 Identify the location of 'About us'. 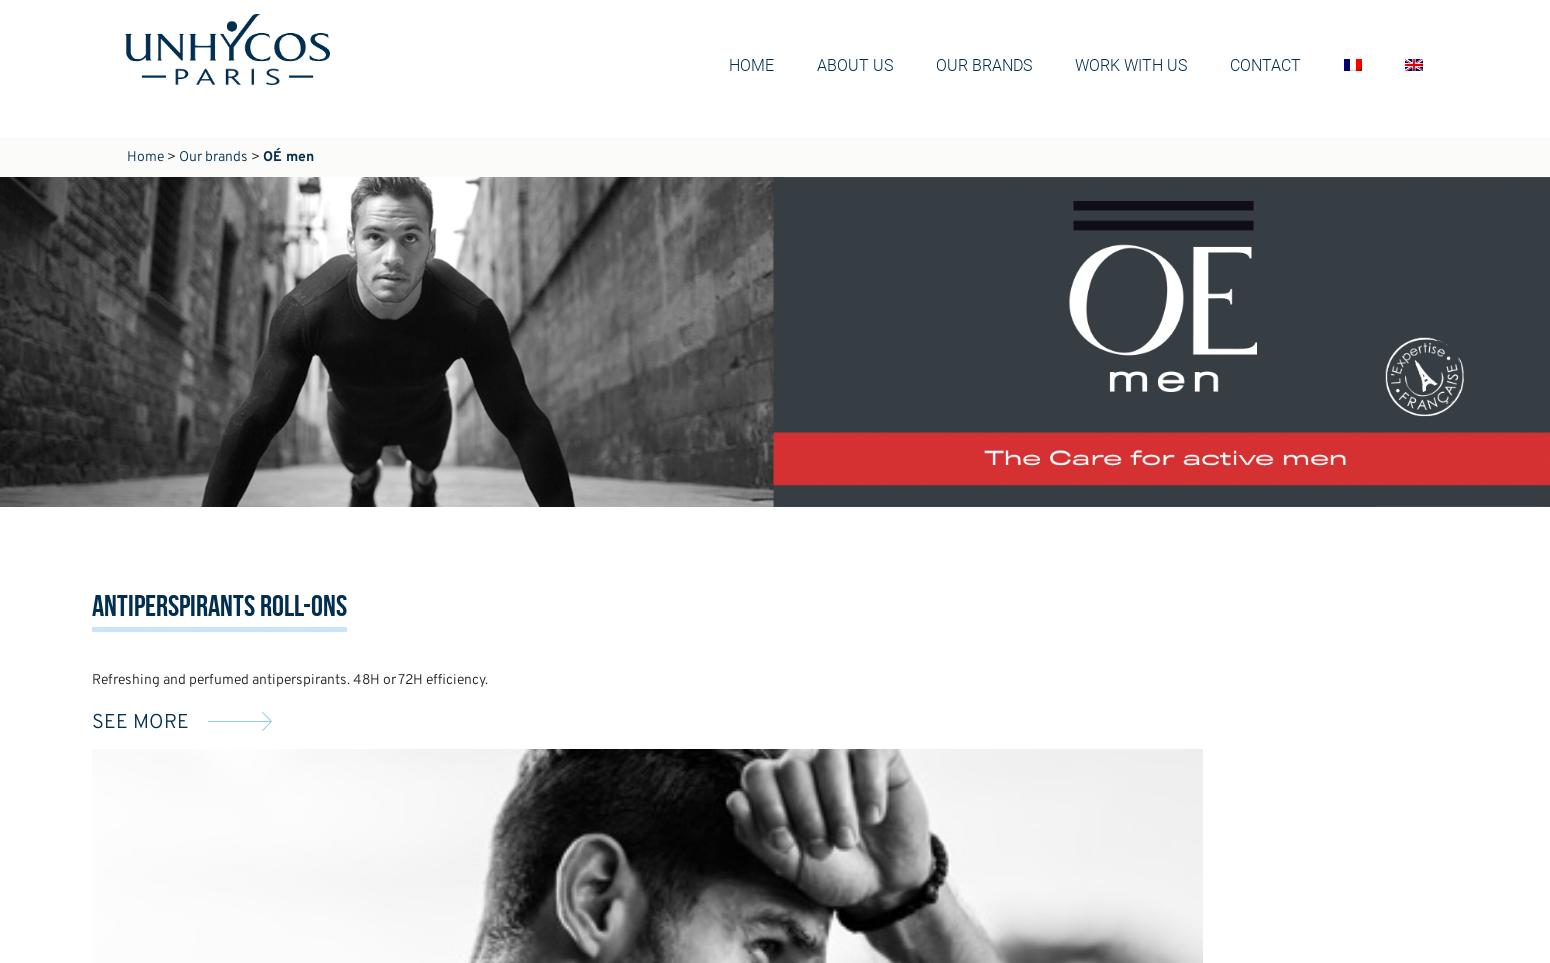
(816, 65).